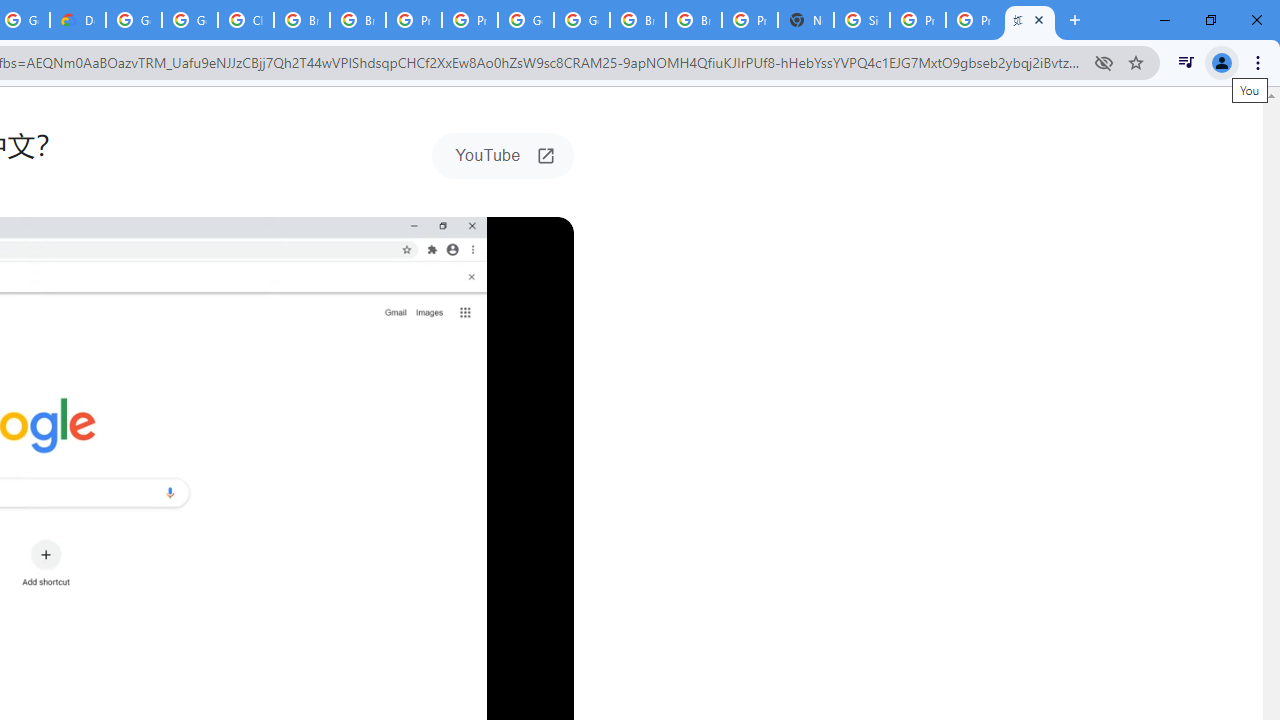 This screenshot has width=1280, height=720. What do you see at coordinates (1103, 61) in the screenshot?
I see `'Third-party cookies blocked'` at bounding box center [1103, 61].